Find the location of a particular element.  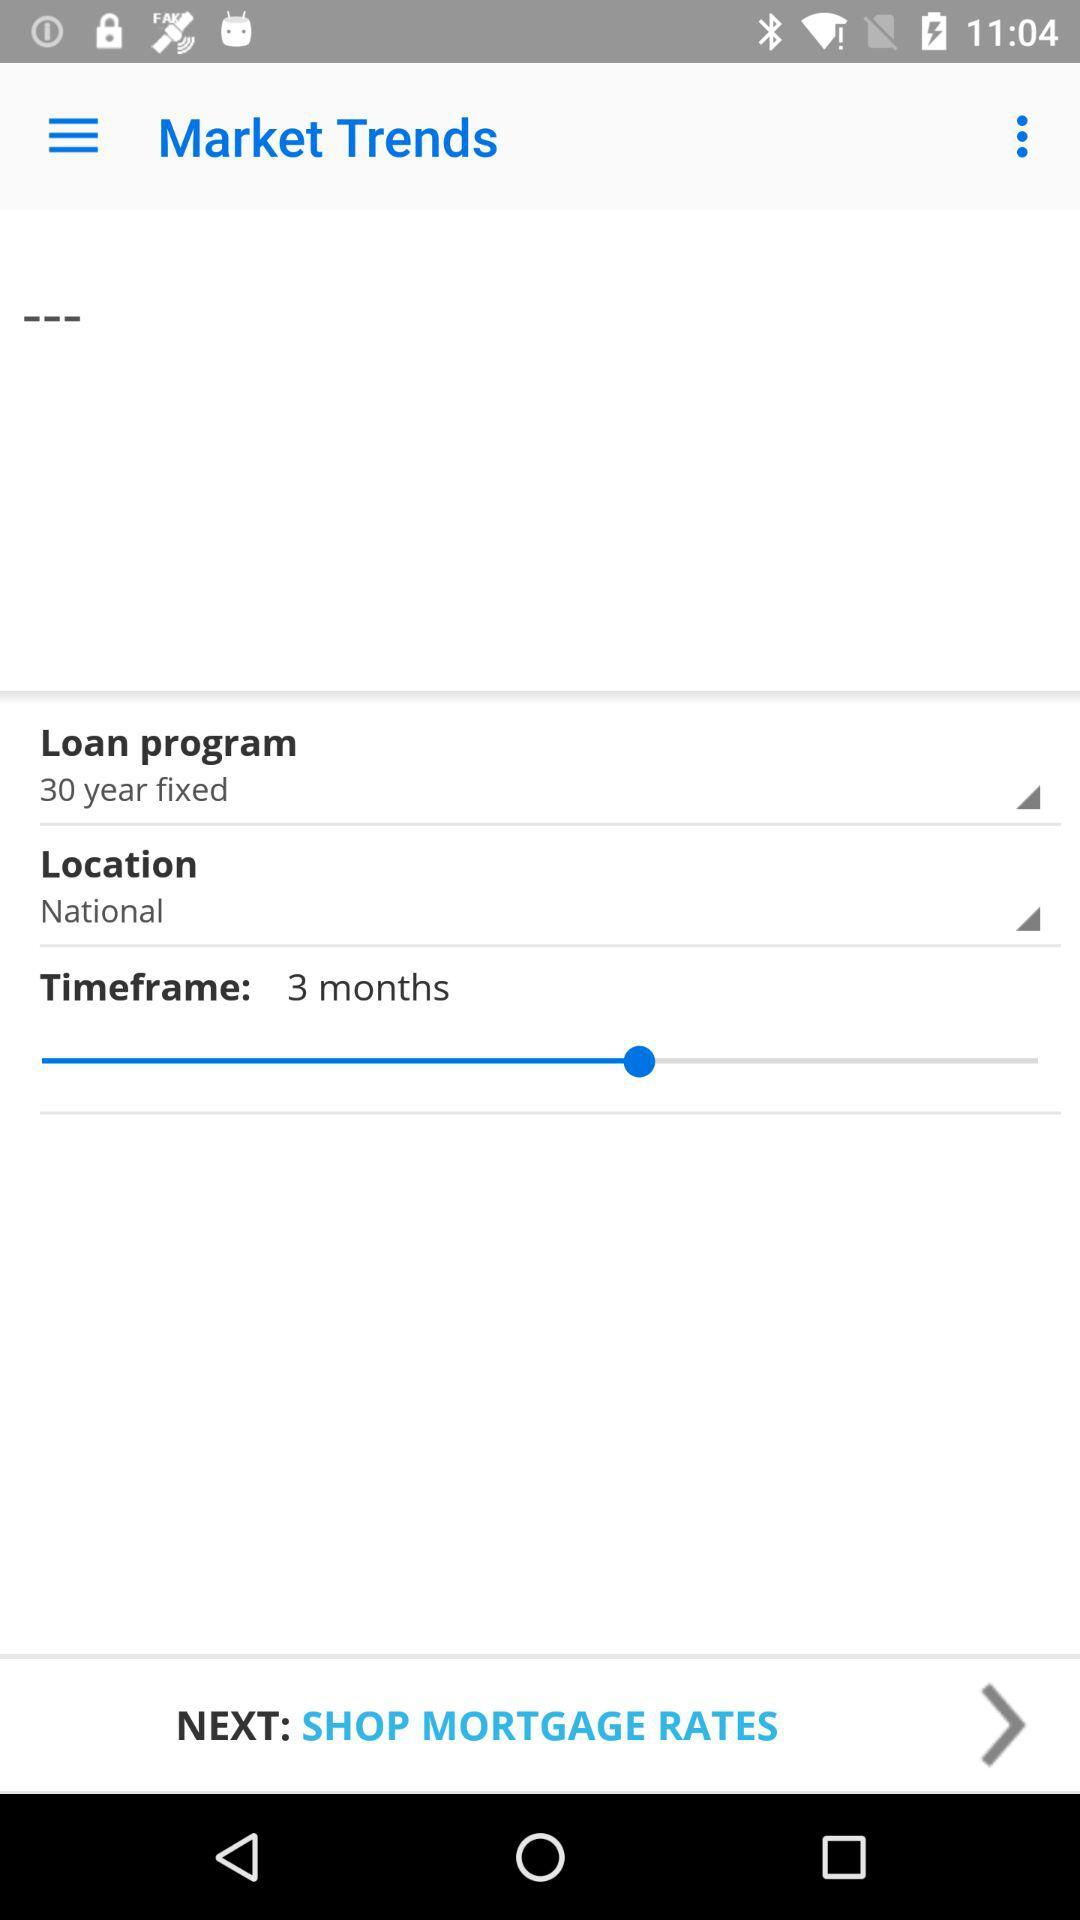

icon at the top right corner is located at coordinates (1027, 135).